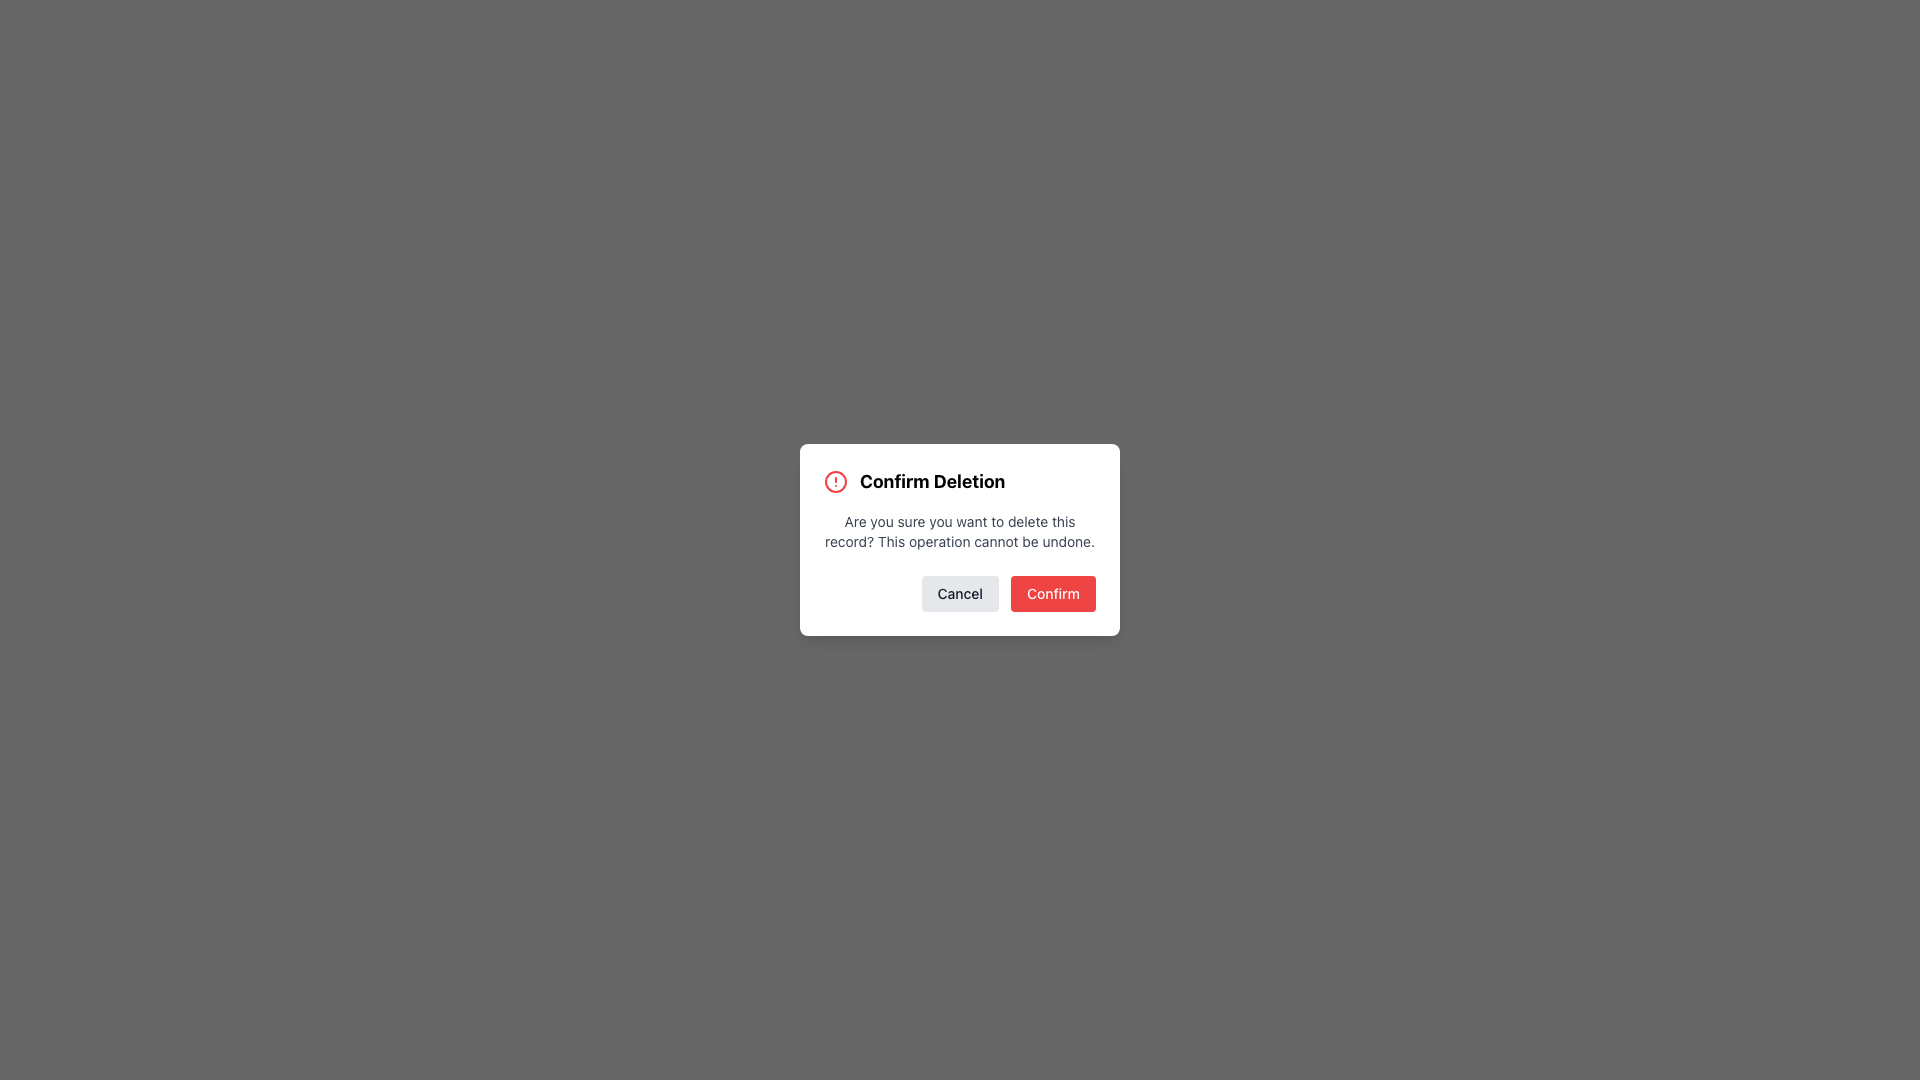  What do you see at coordinates (1052, 593) in the screenshot?
I see `the confirmation button located at the bottom-right of the dialog box to confirm the action` at bounding box center [1052, 593].